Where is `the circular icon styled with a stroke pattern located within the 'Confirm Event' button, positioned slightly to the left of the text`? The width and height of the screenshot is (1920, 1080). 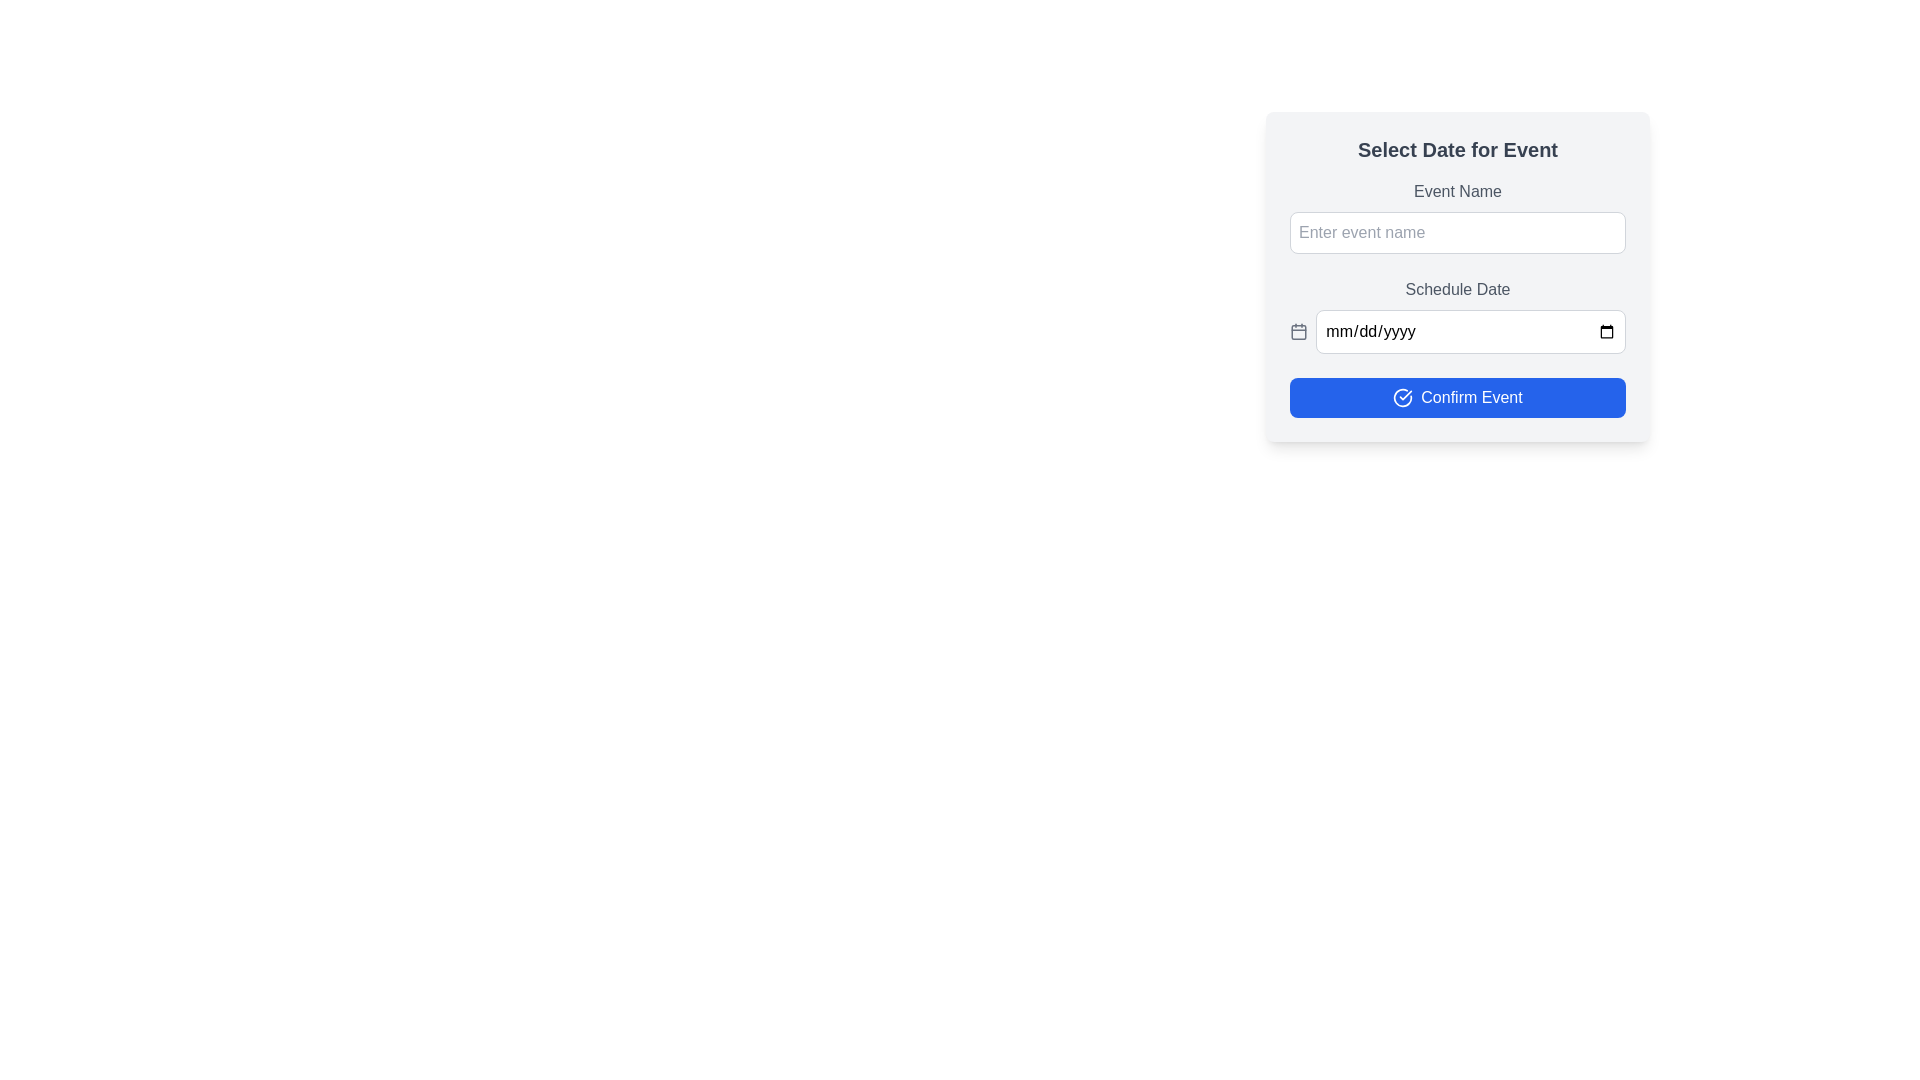
the circular icon styled with a stroke pattern located within the 'Confirm Event' button, positioned slightly to the left of the text is located at coordinates (1402, 397).